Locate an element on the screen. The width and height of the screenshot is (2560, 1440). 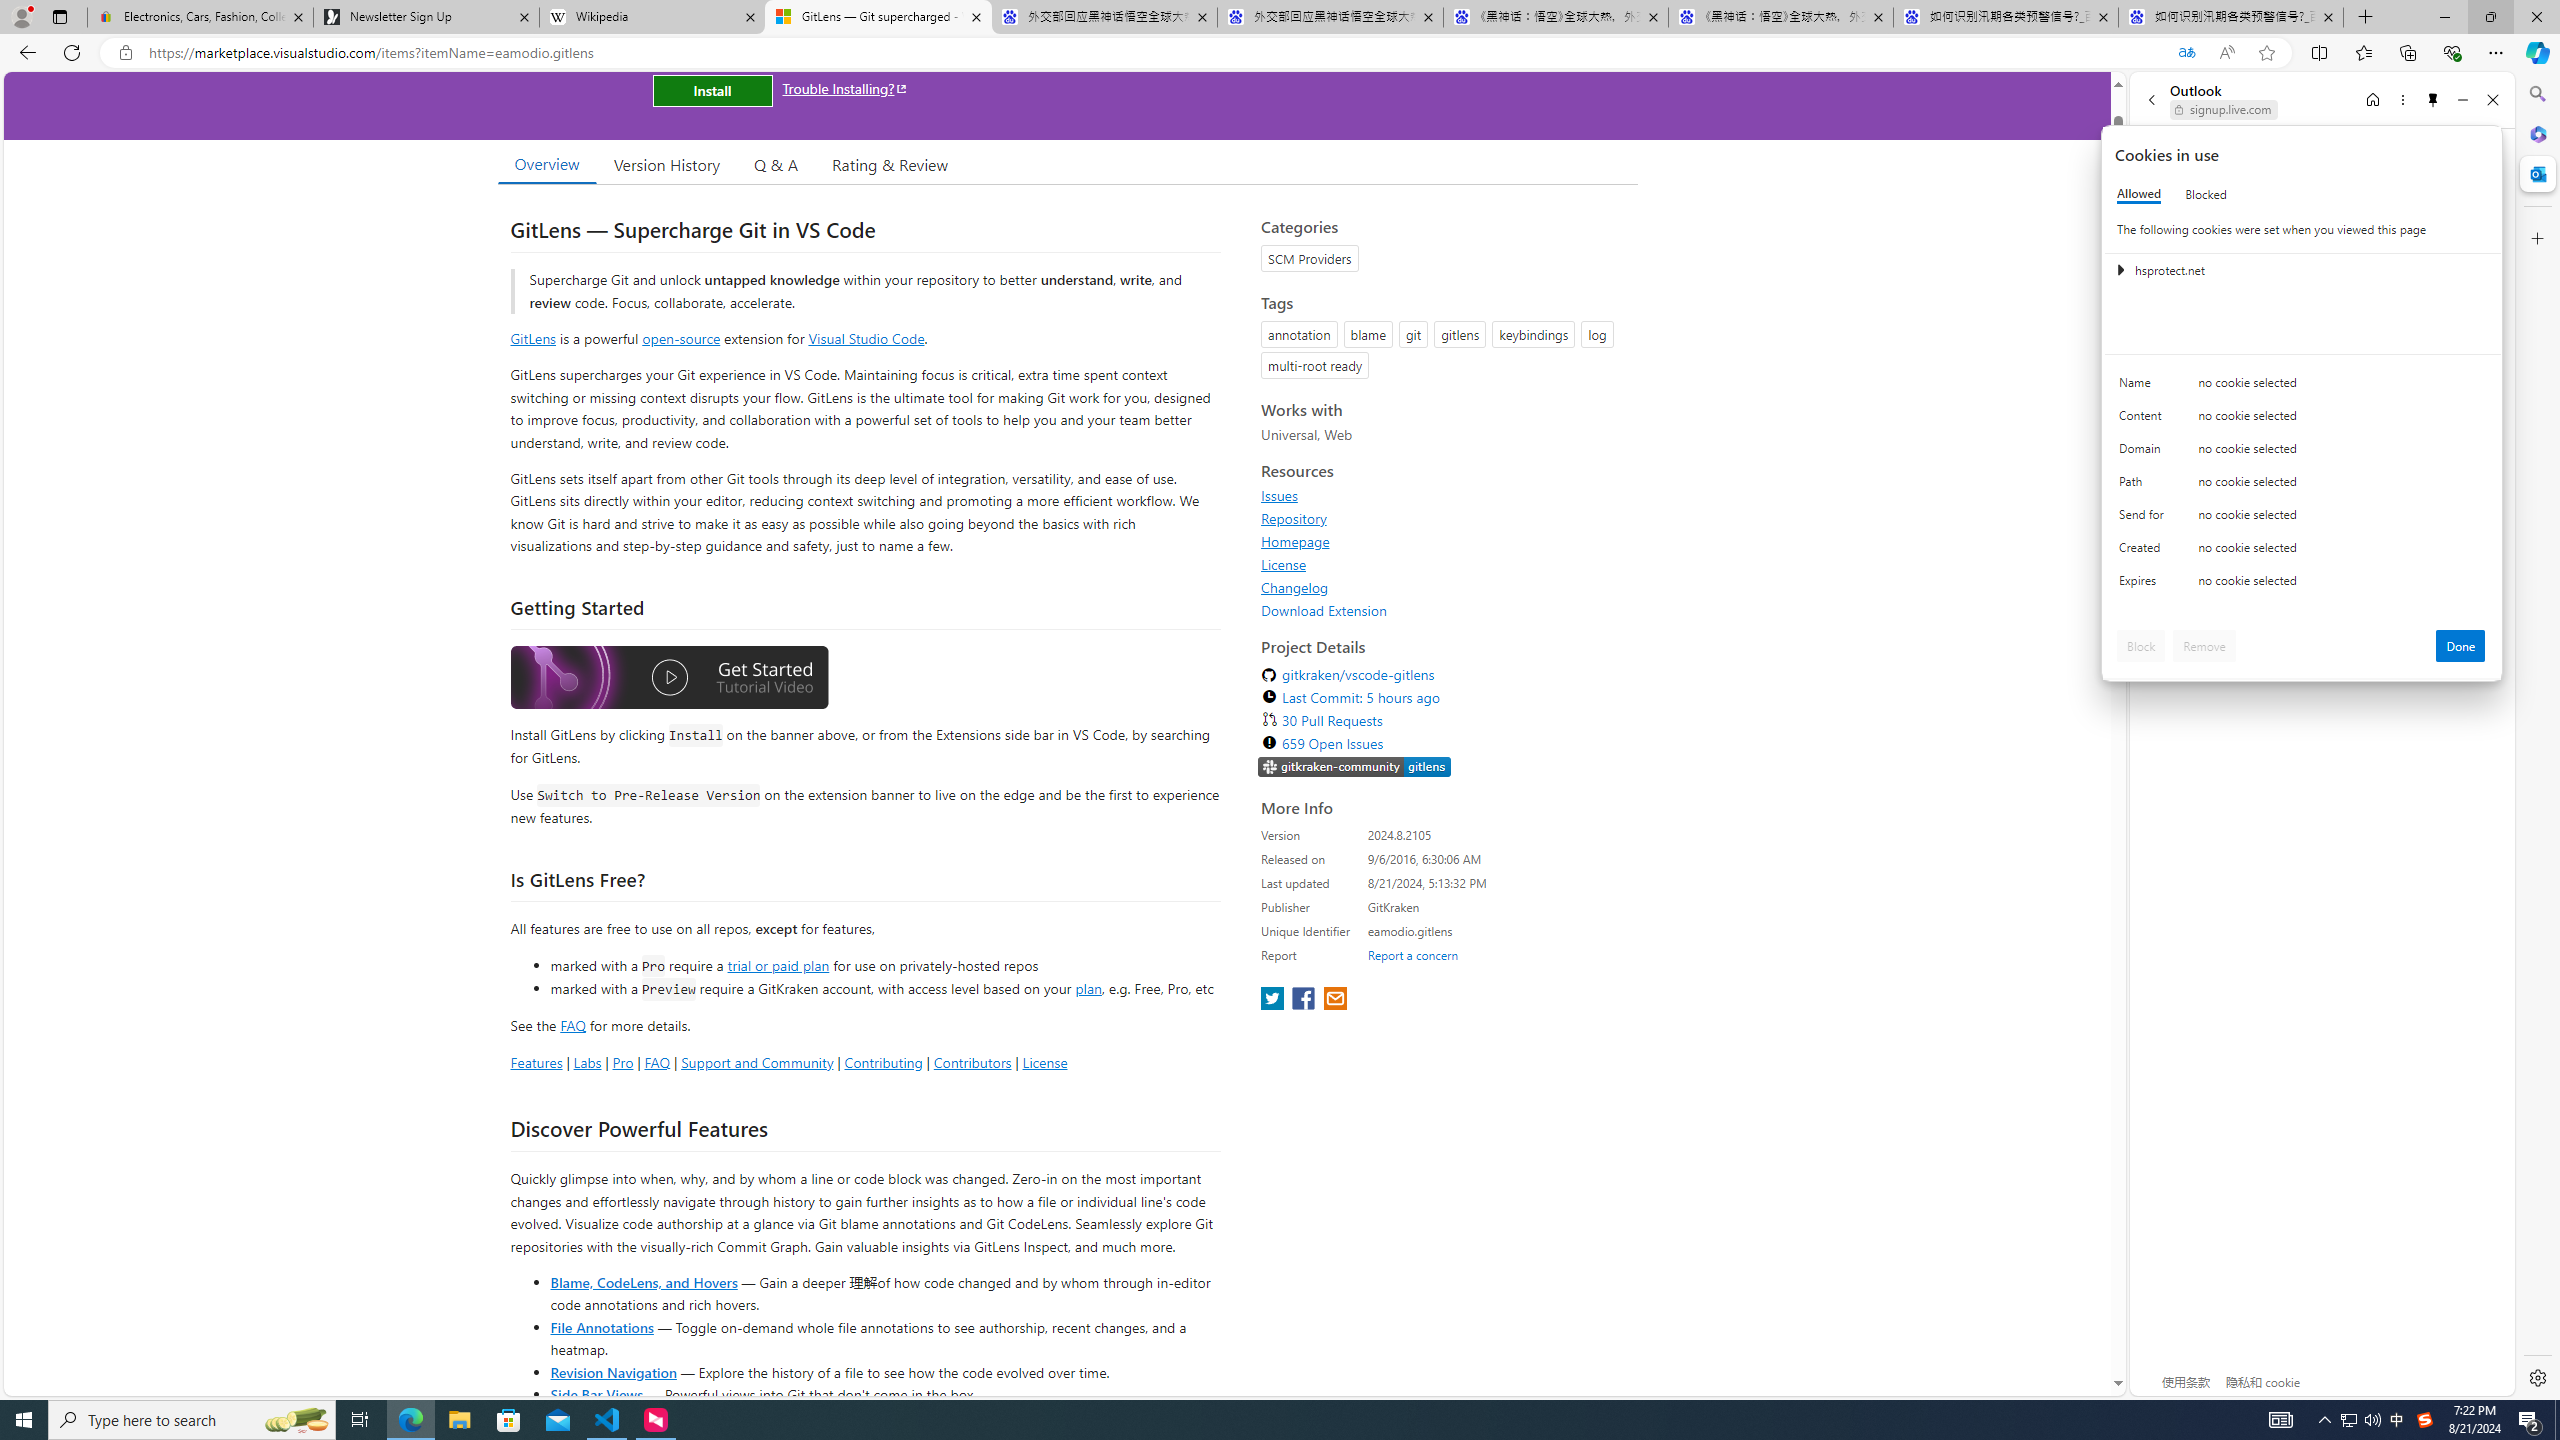
'Allowed' is located at coordinates (2137, 194).